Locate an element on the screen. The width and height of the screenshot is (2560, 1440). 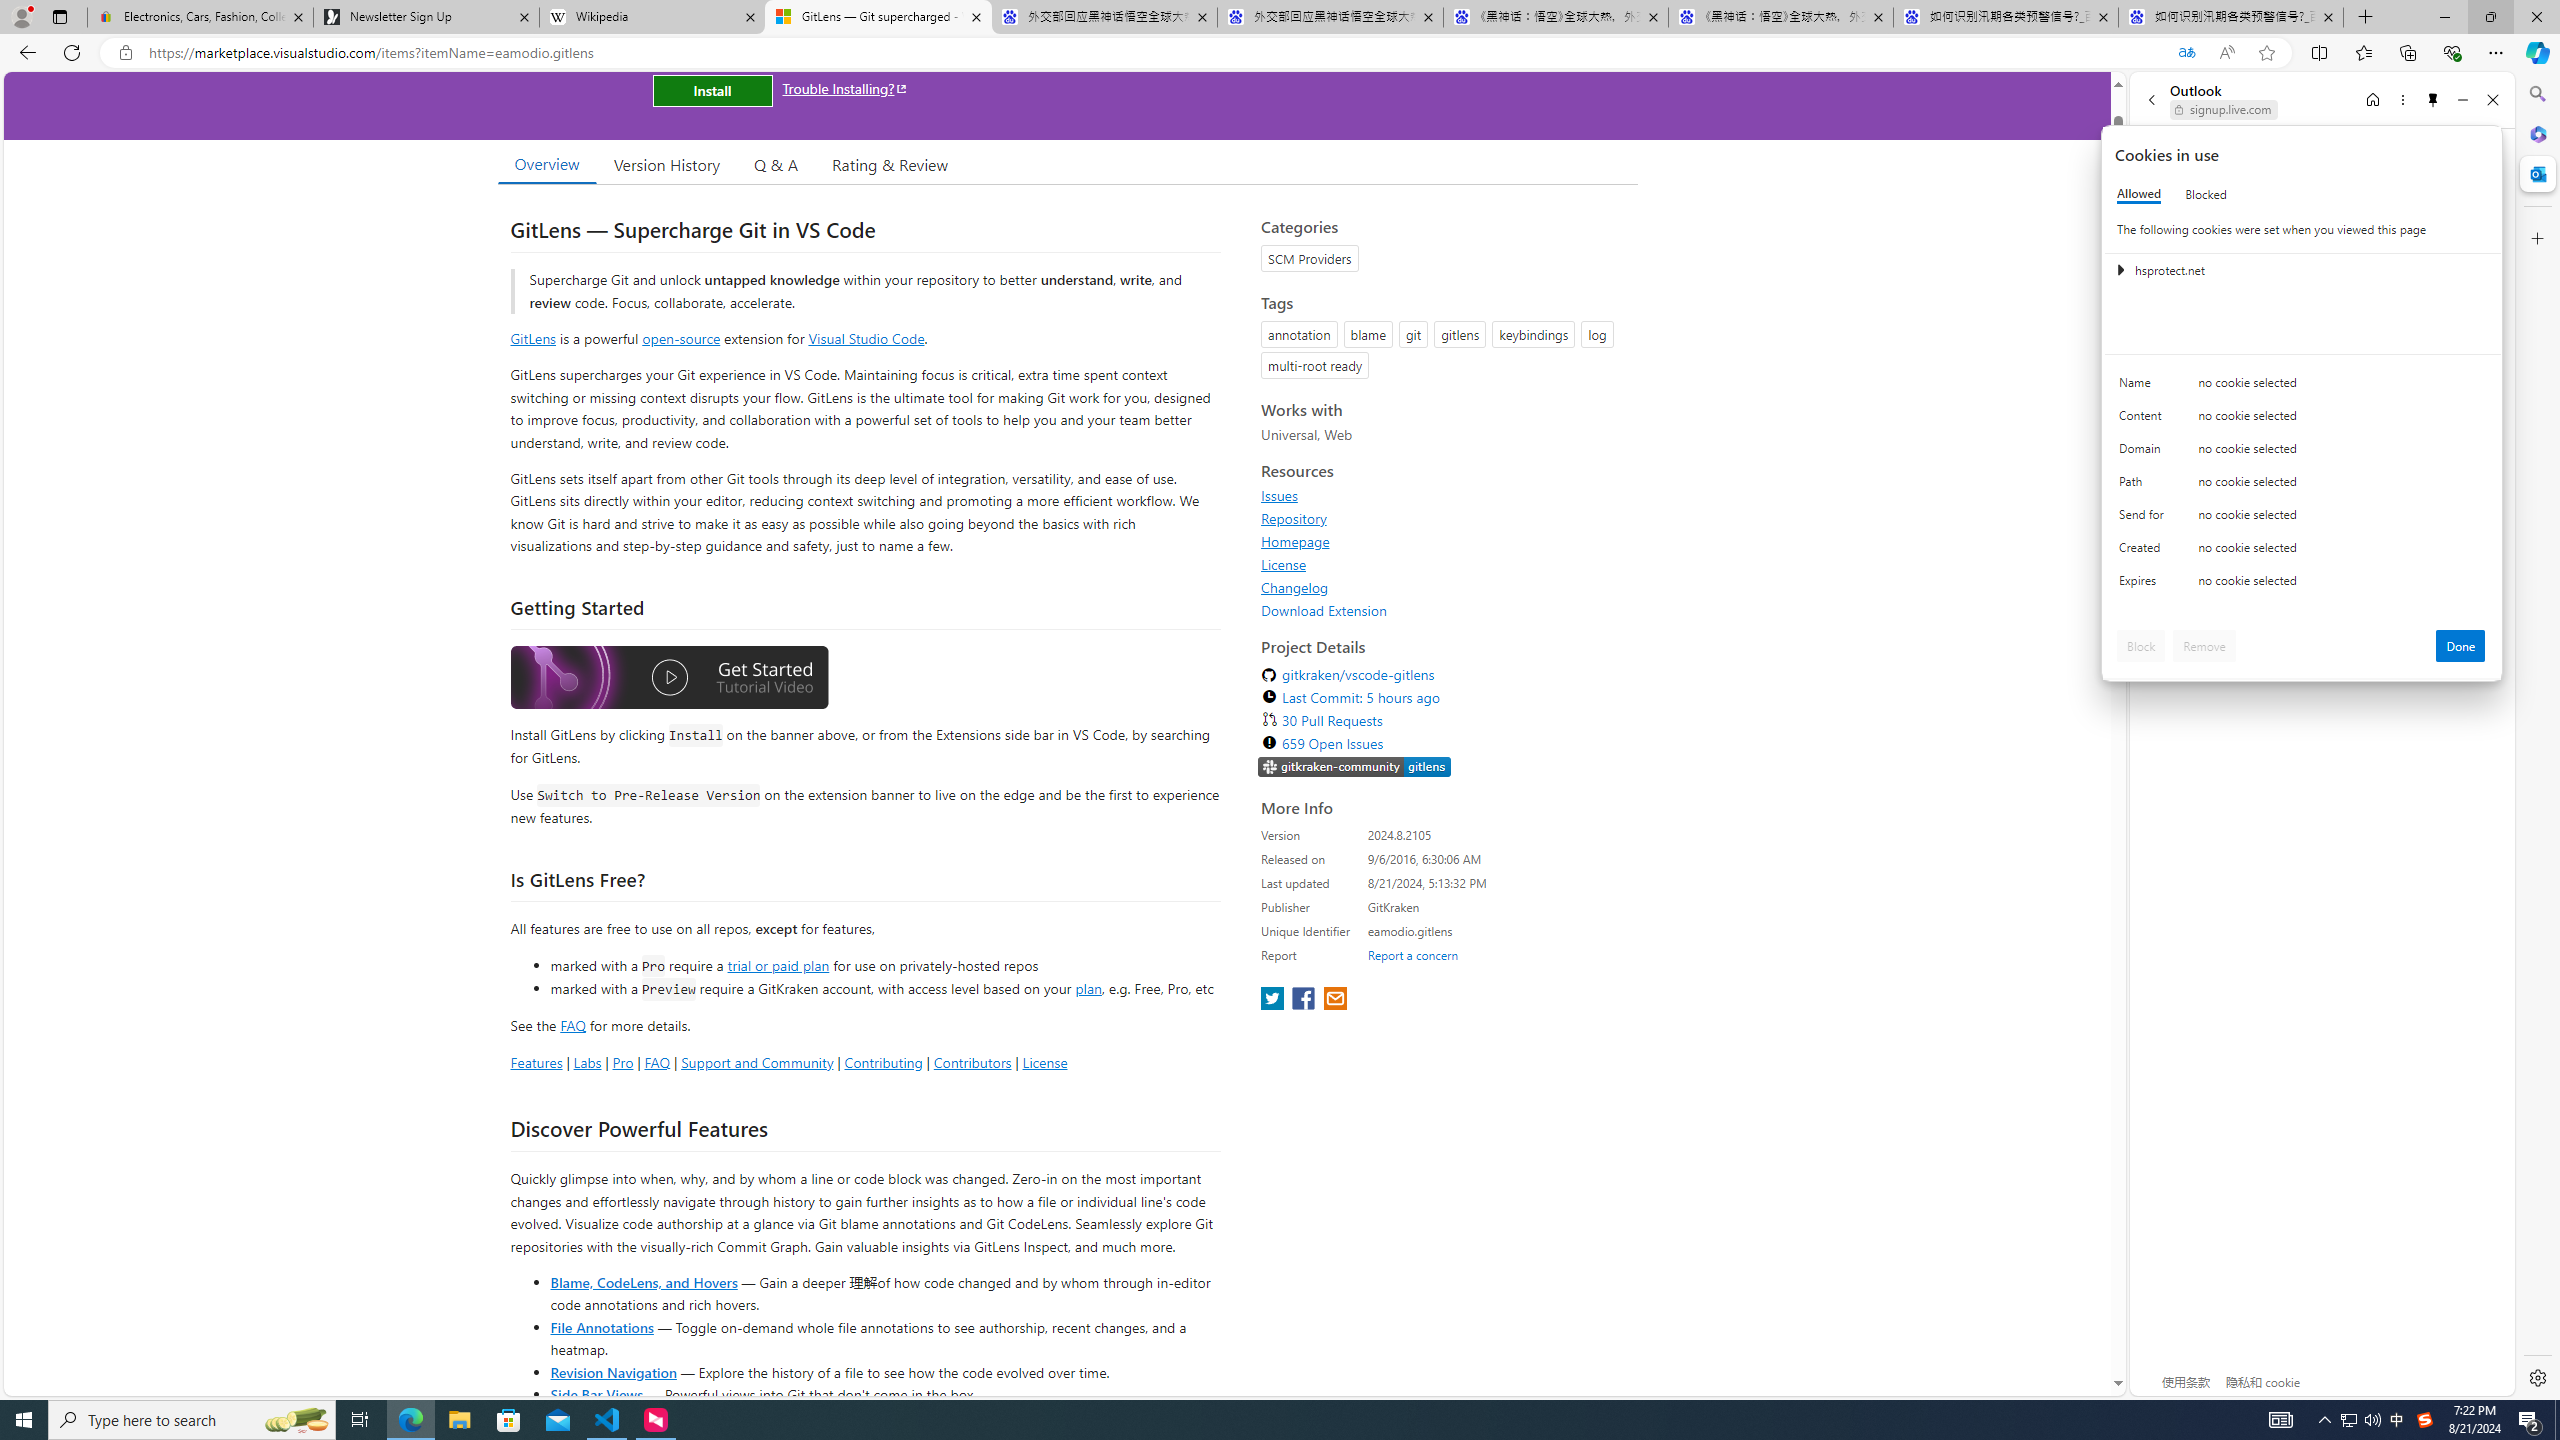
'Allowed' is located at coordinates (2137, 194).